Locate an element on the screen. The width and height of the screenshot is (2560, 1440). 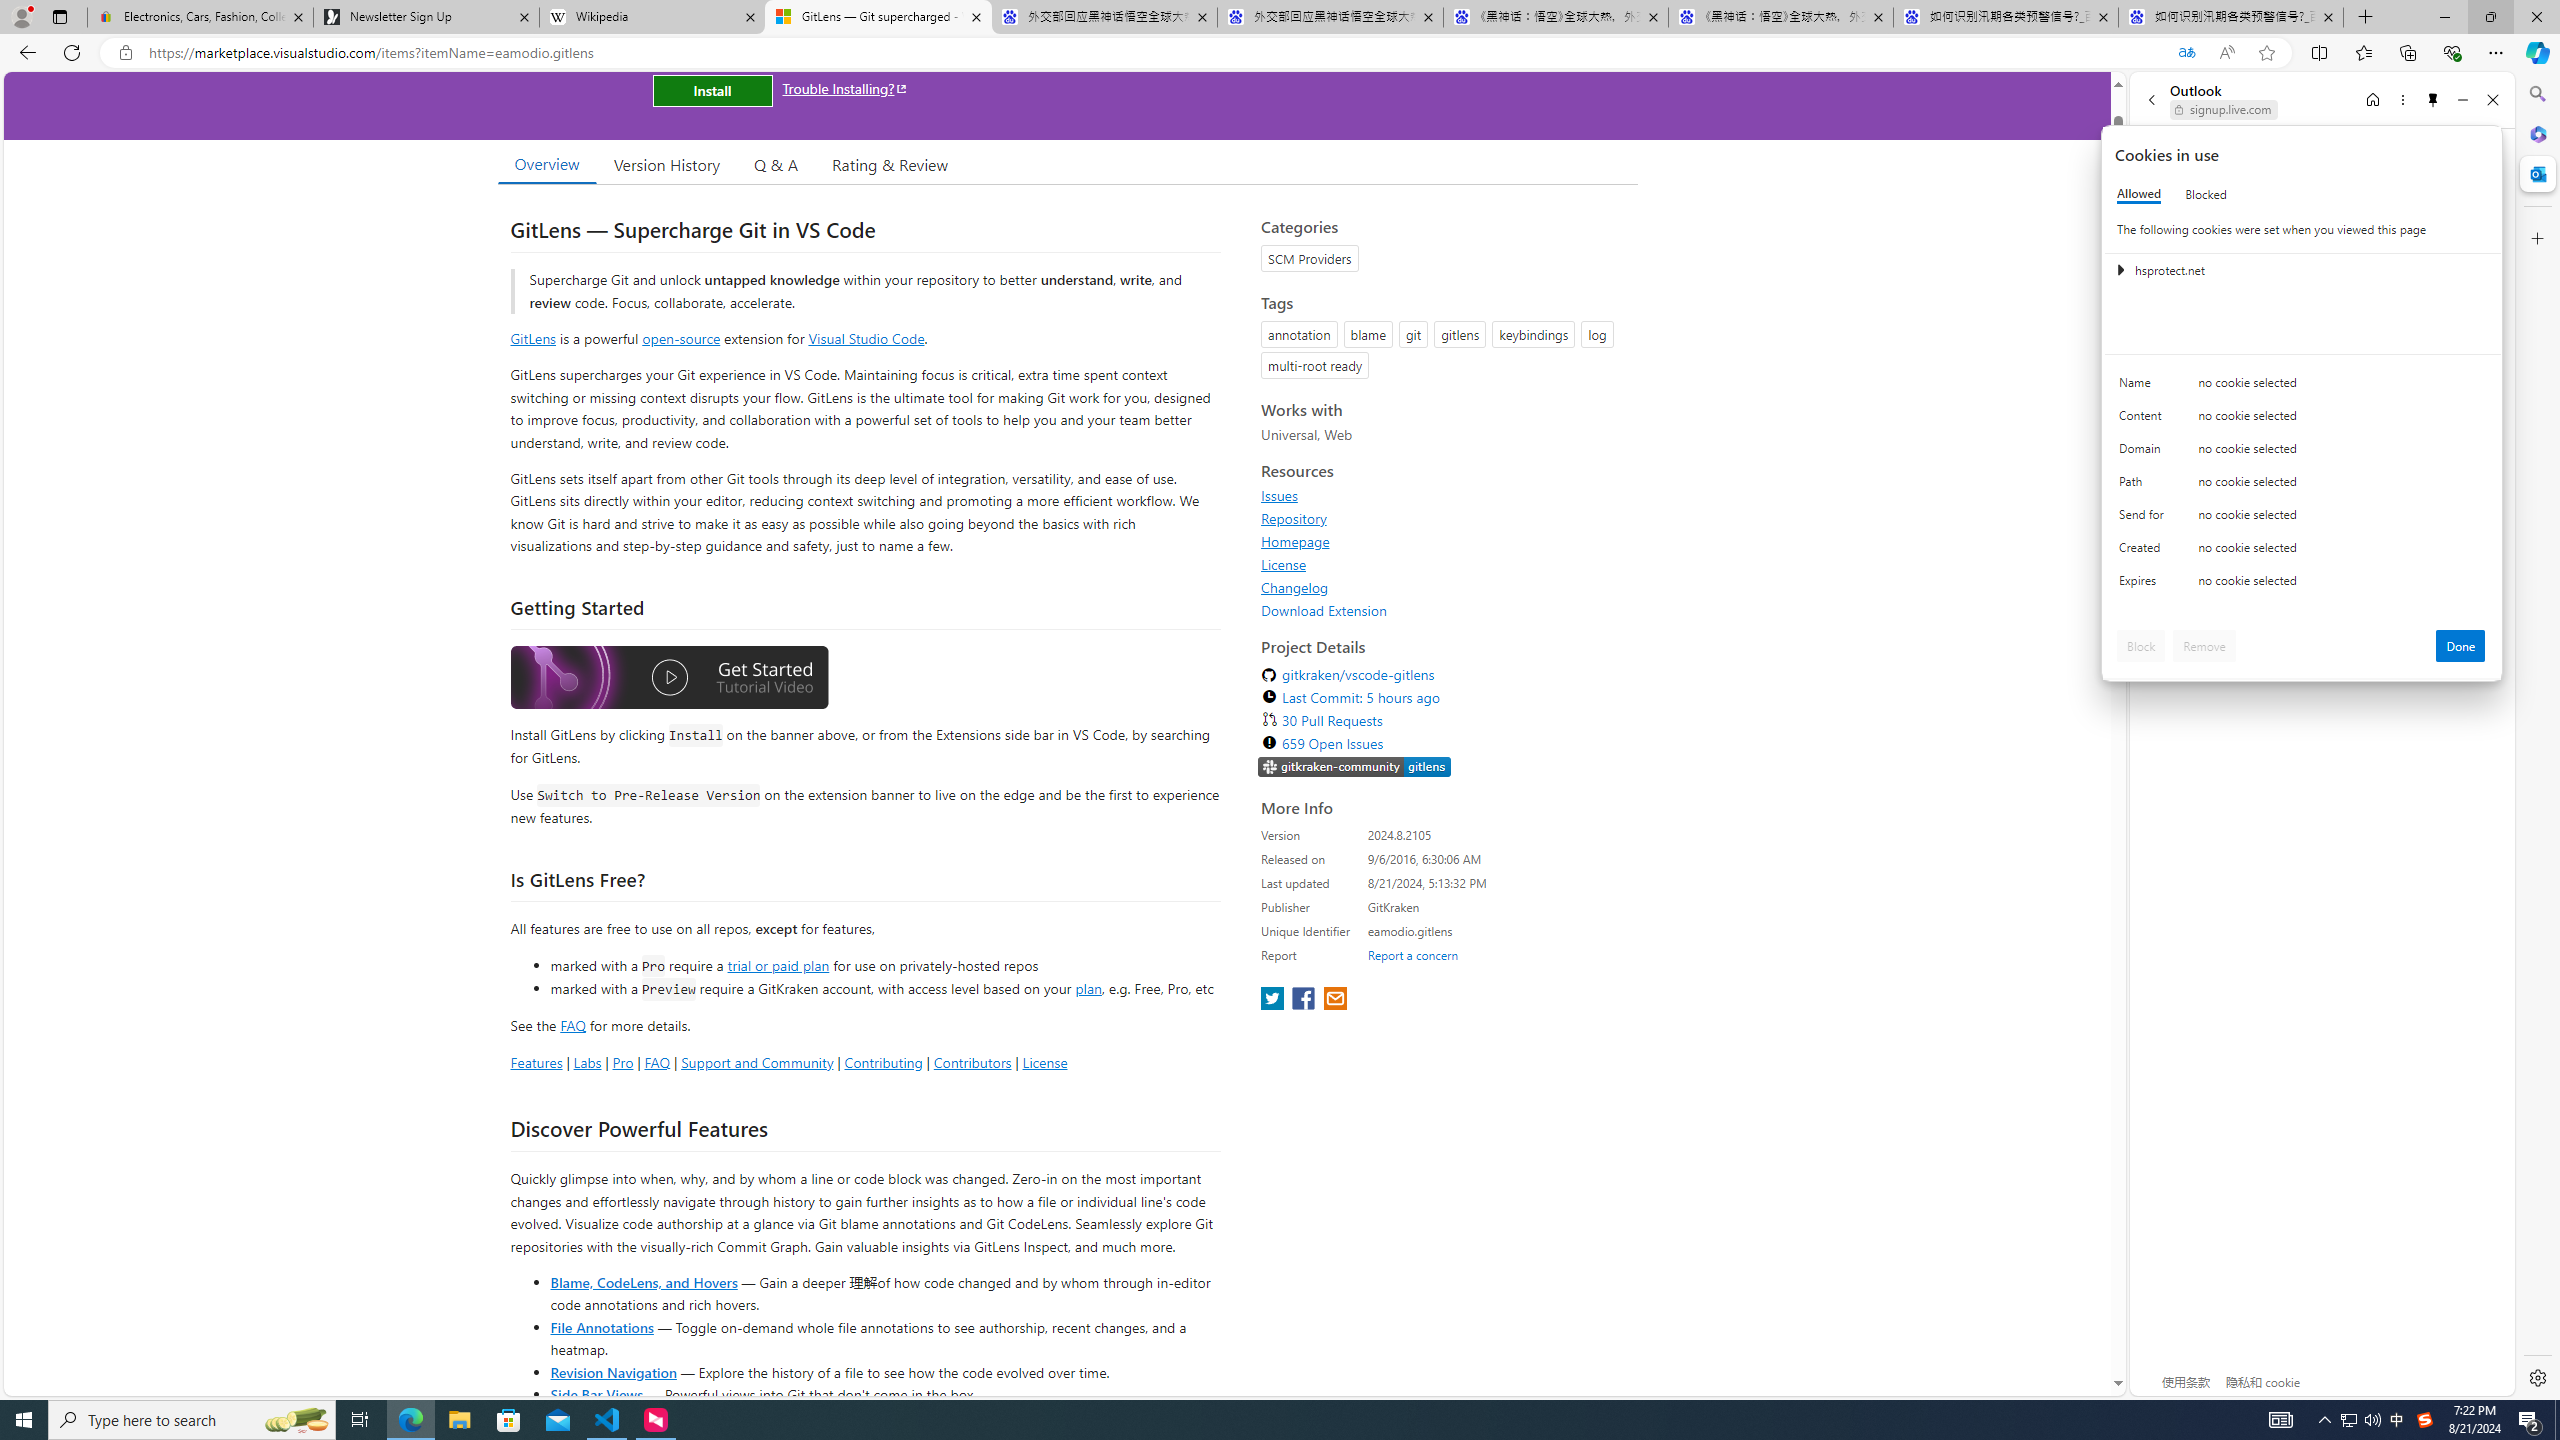
'Allowed' is located at coordinates (2137, 194).